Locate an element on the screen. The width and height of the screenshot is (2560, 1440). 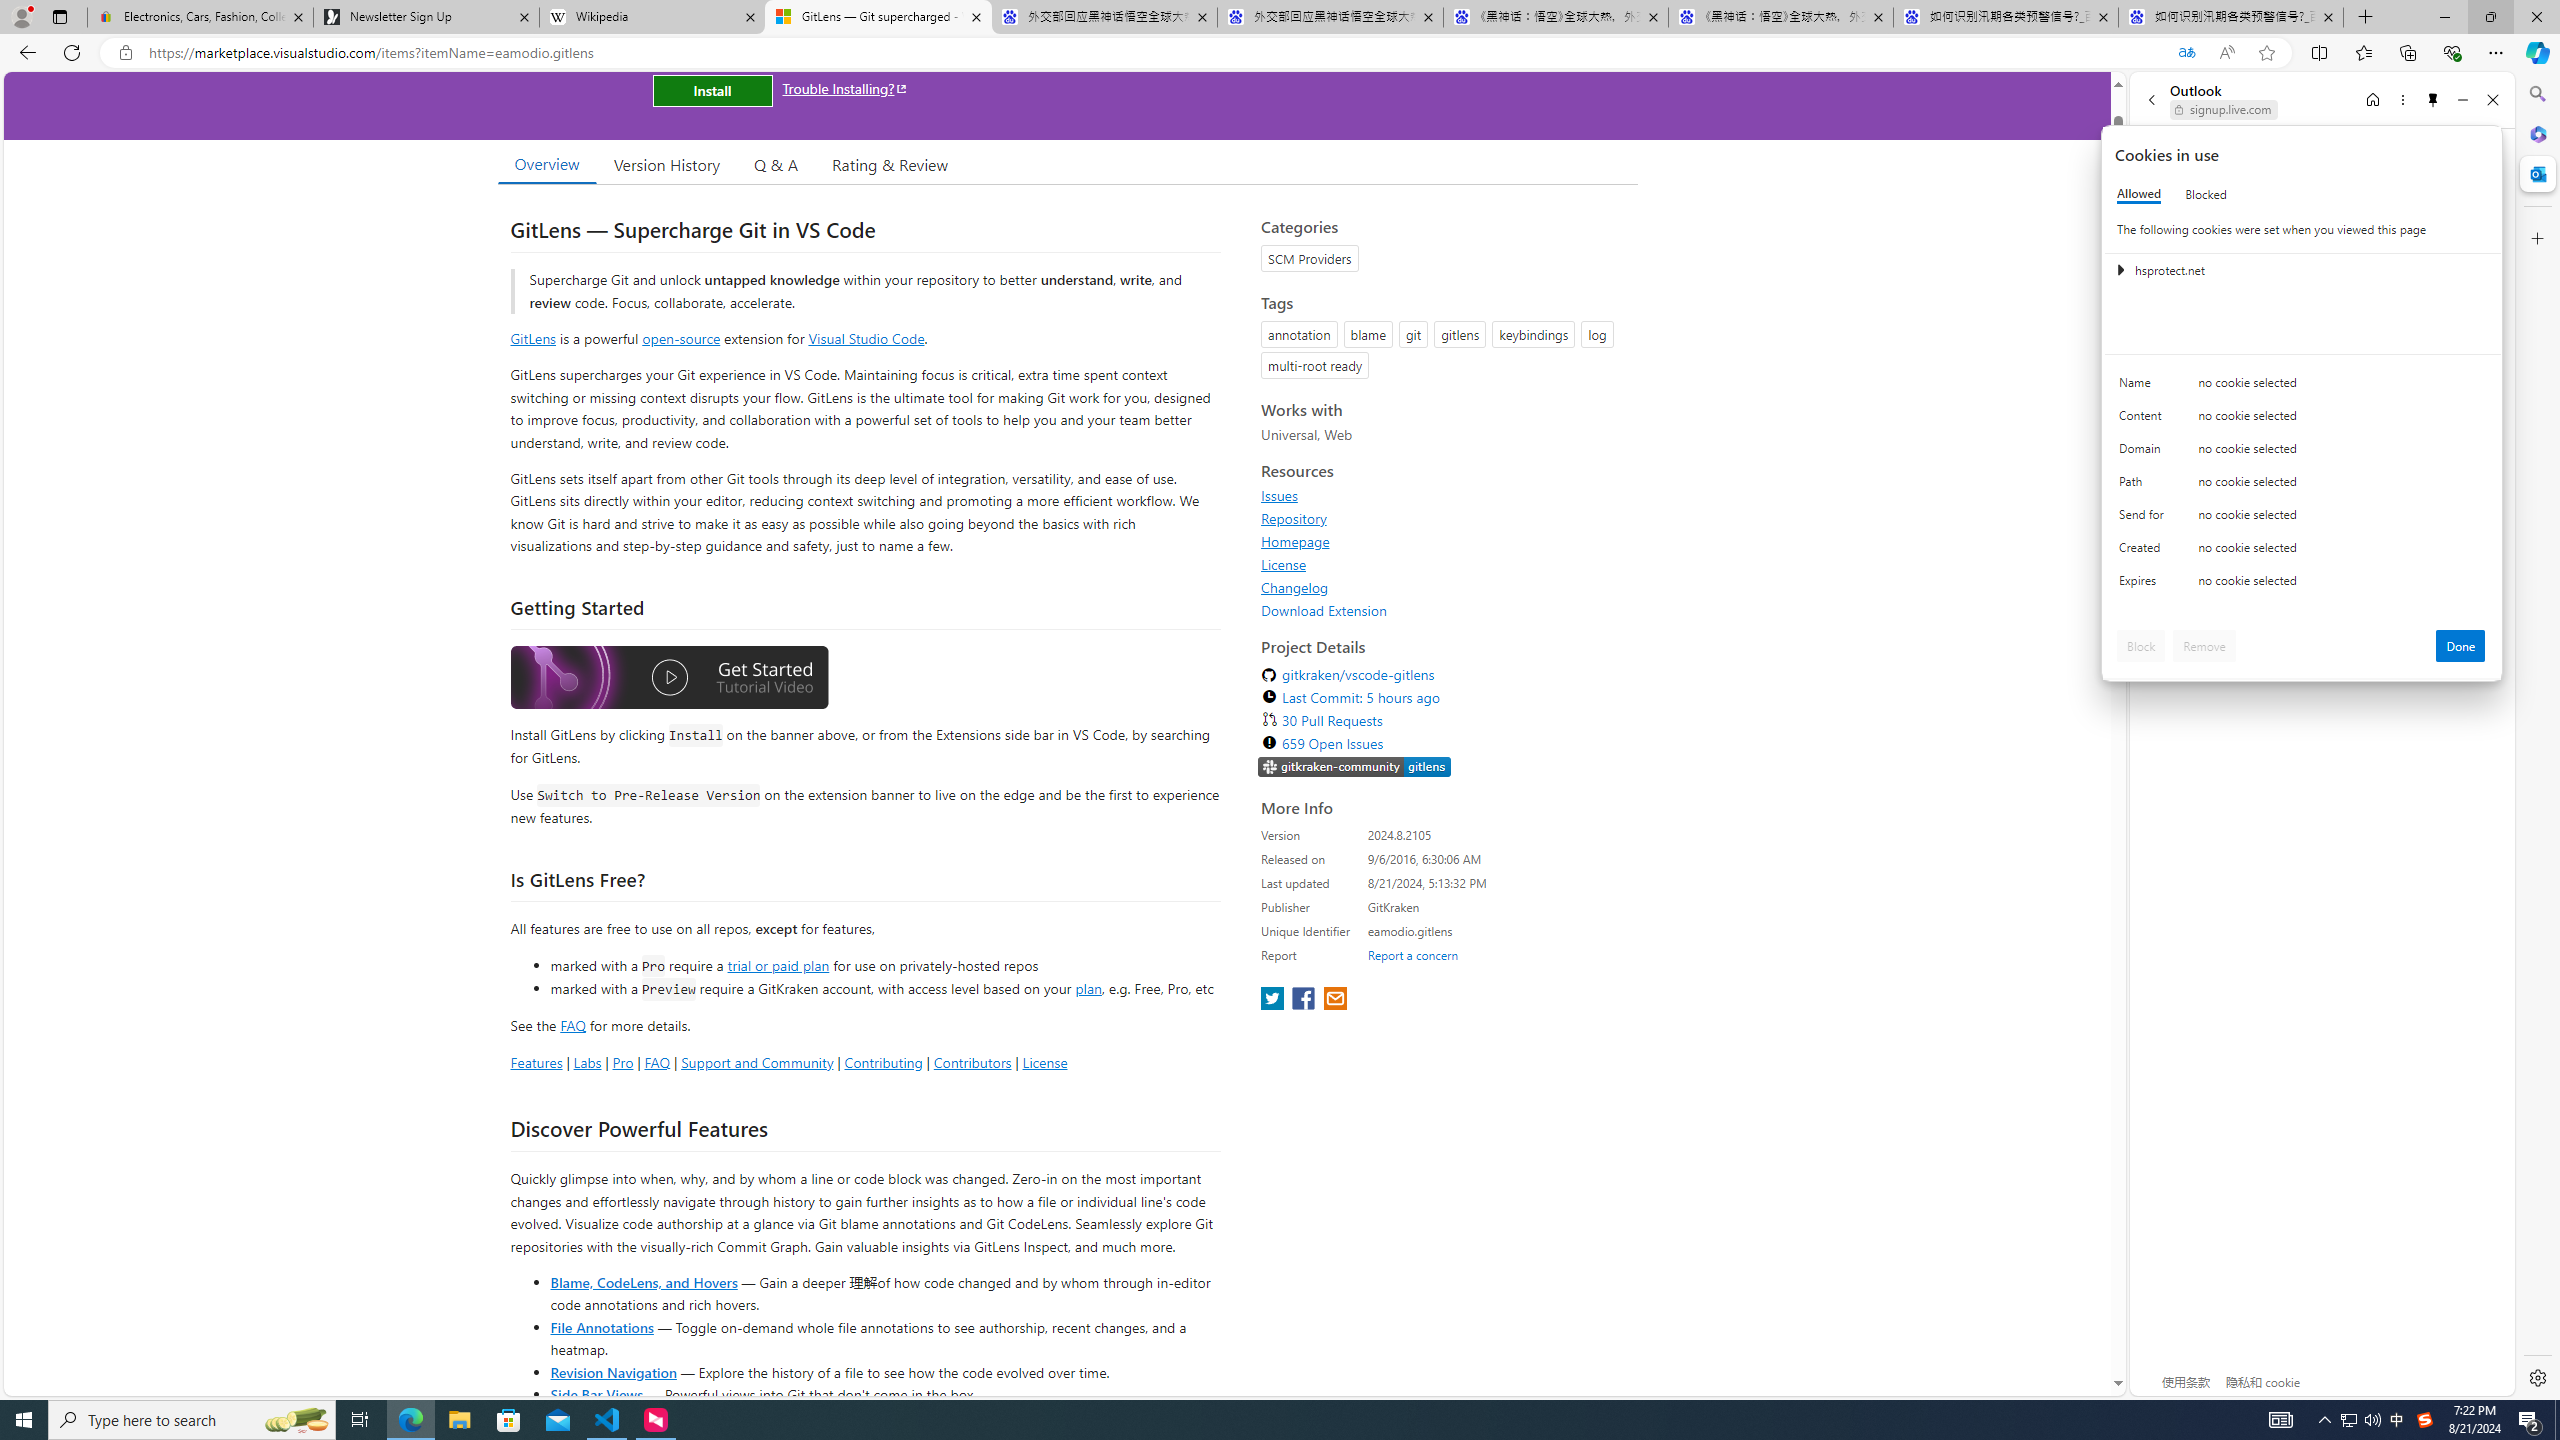
'Allowed' is located at coordinates (2137, 194).